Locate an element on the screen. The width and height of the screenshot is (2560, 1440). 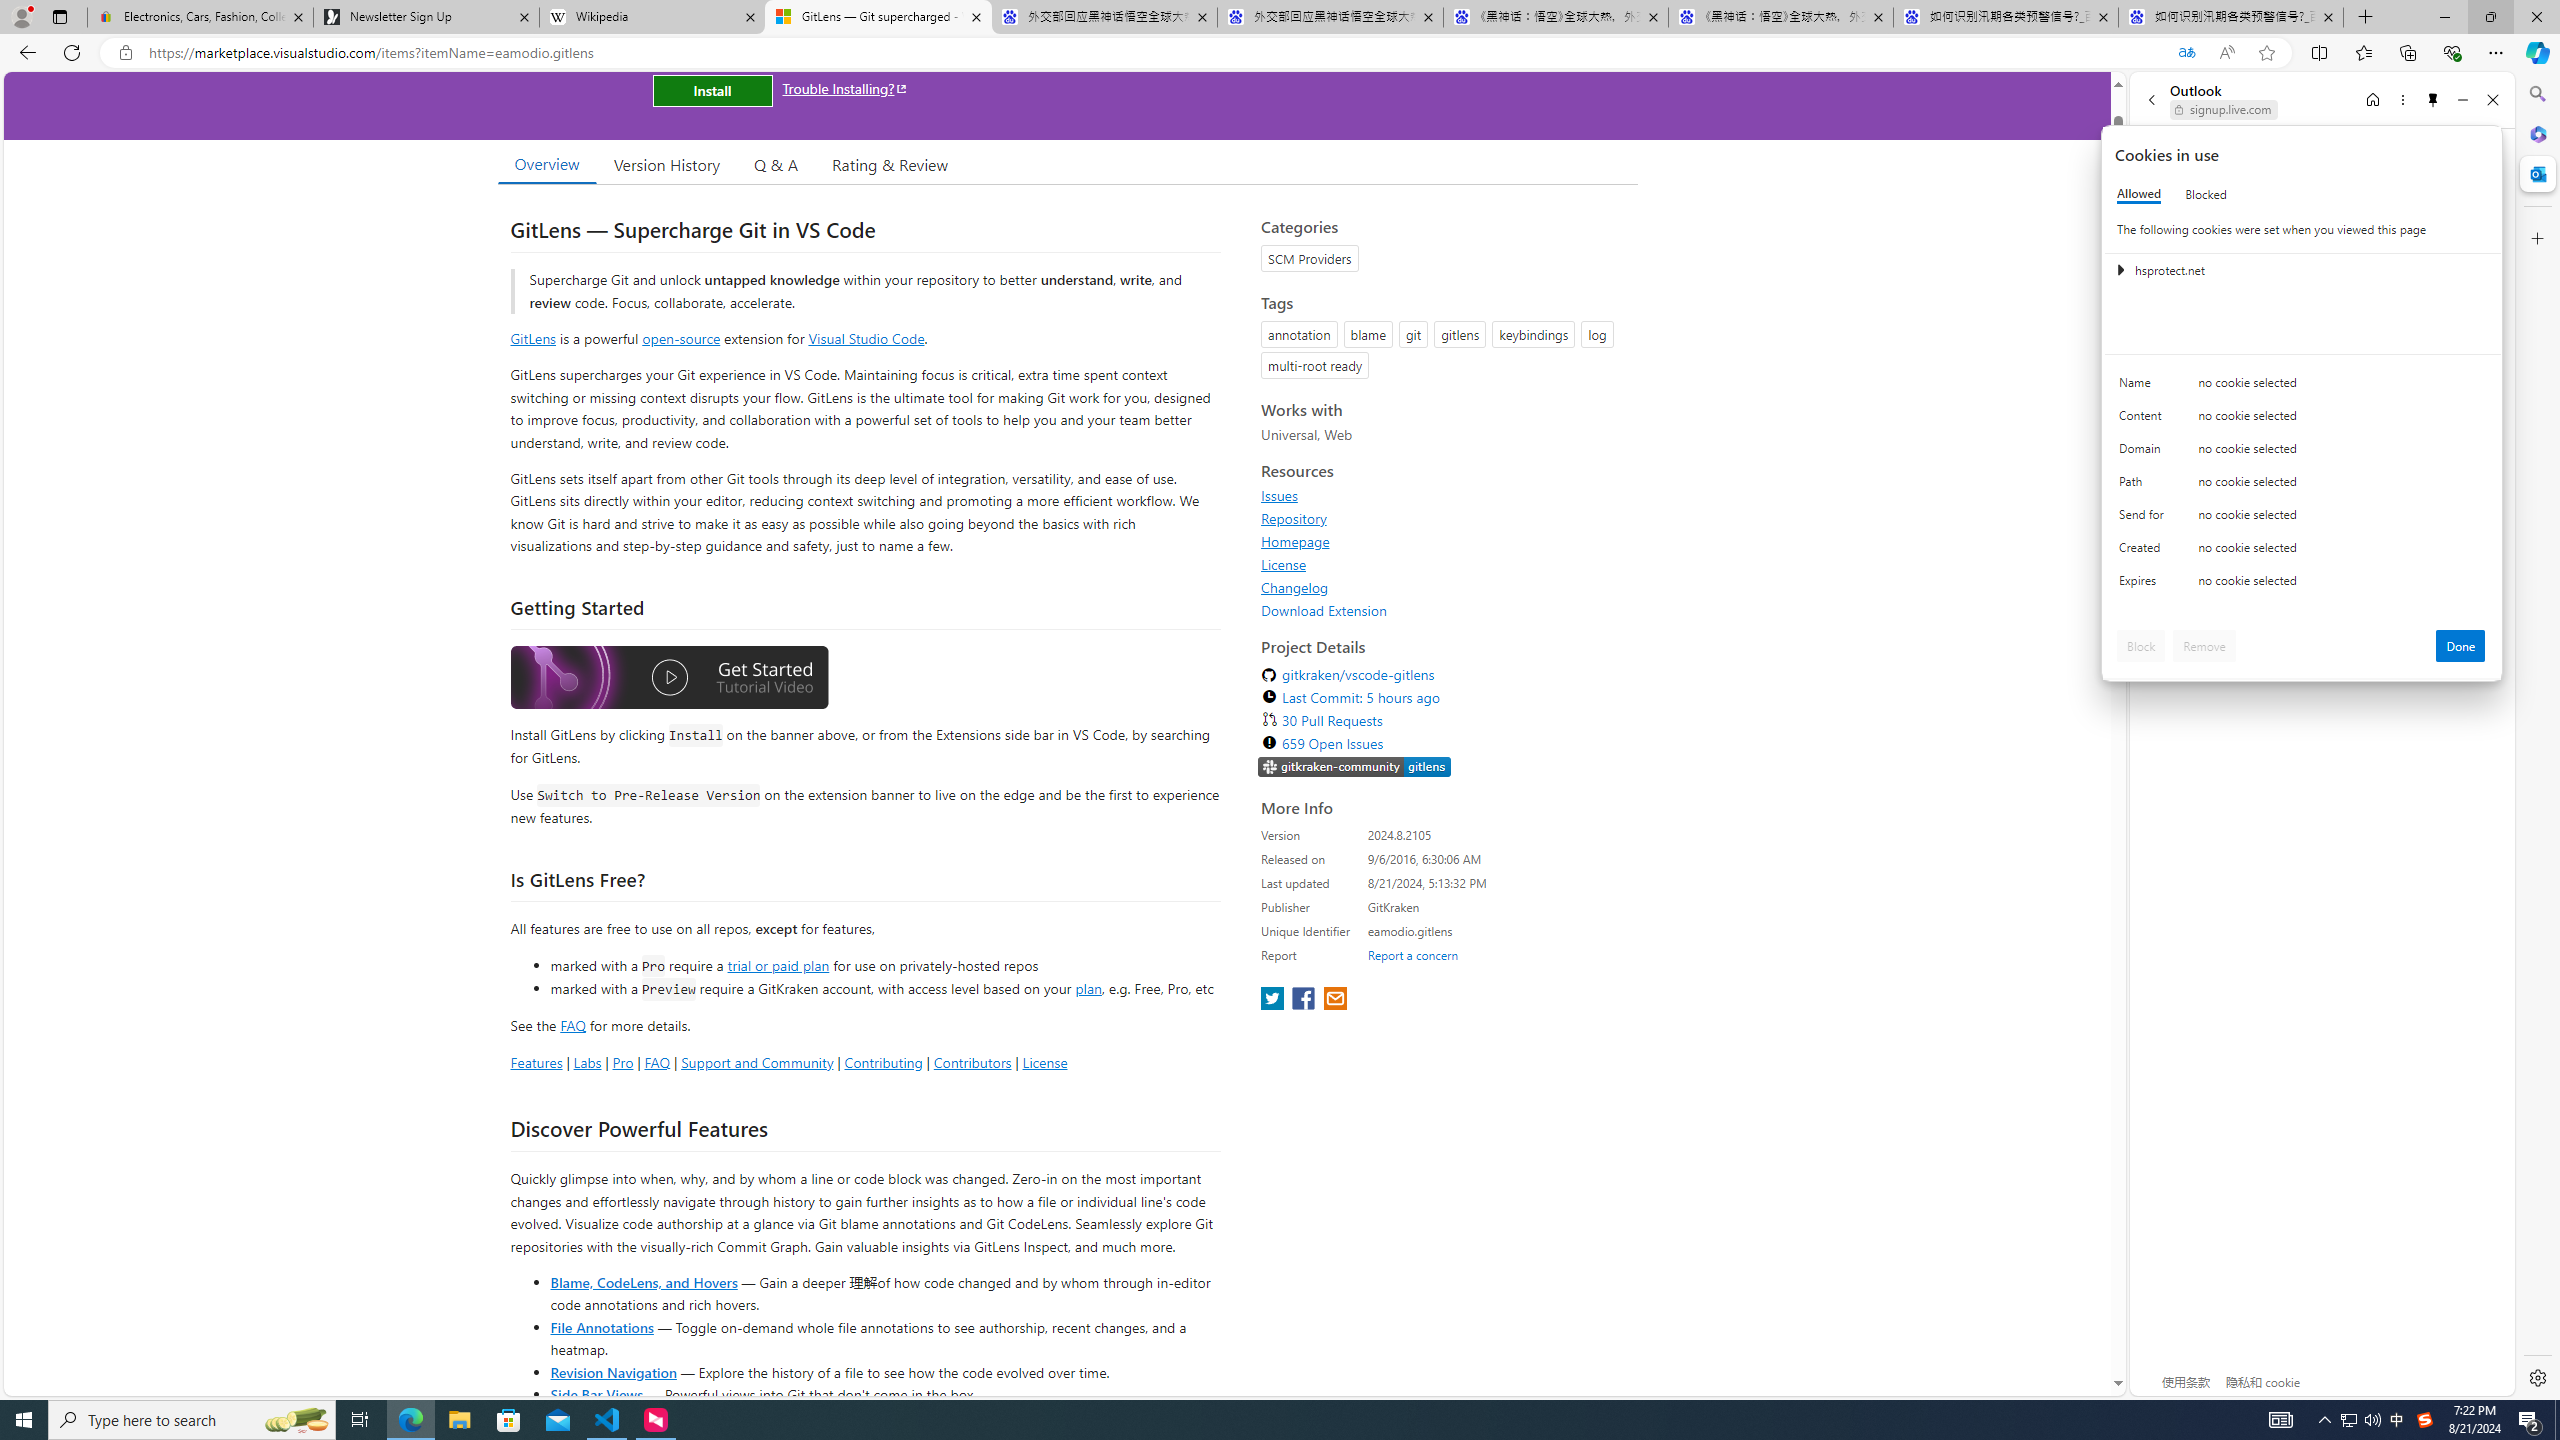
'Allowed' is located at coordinates (2137, 194).